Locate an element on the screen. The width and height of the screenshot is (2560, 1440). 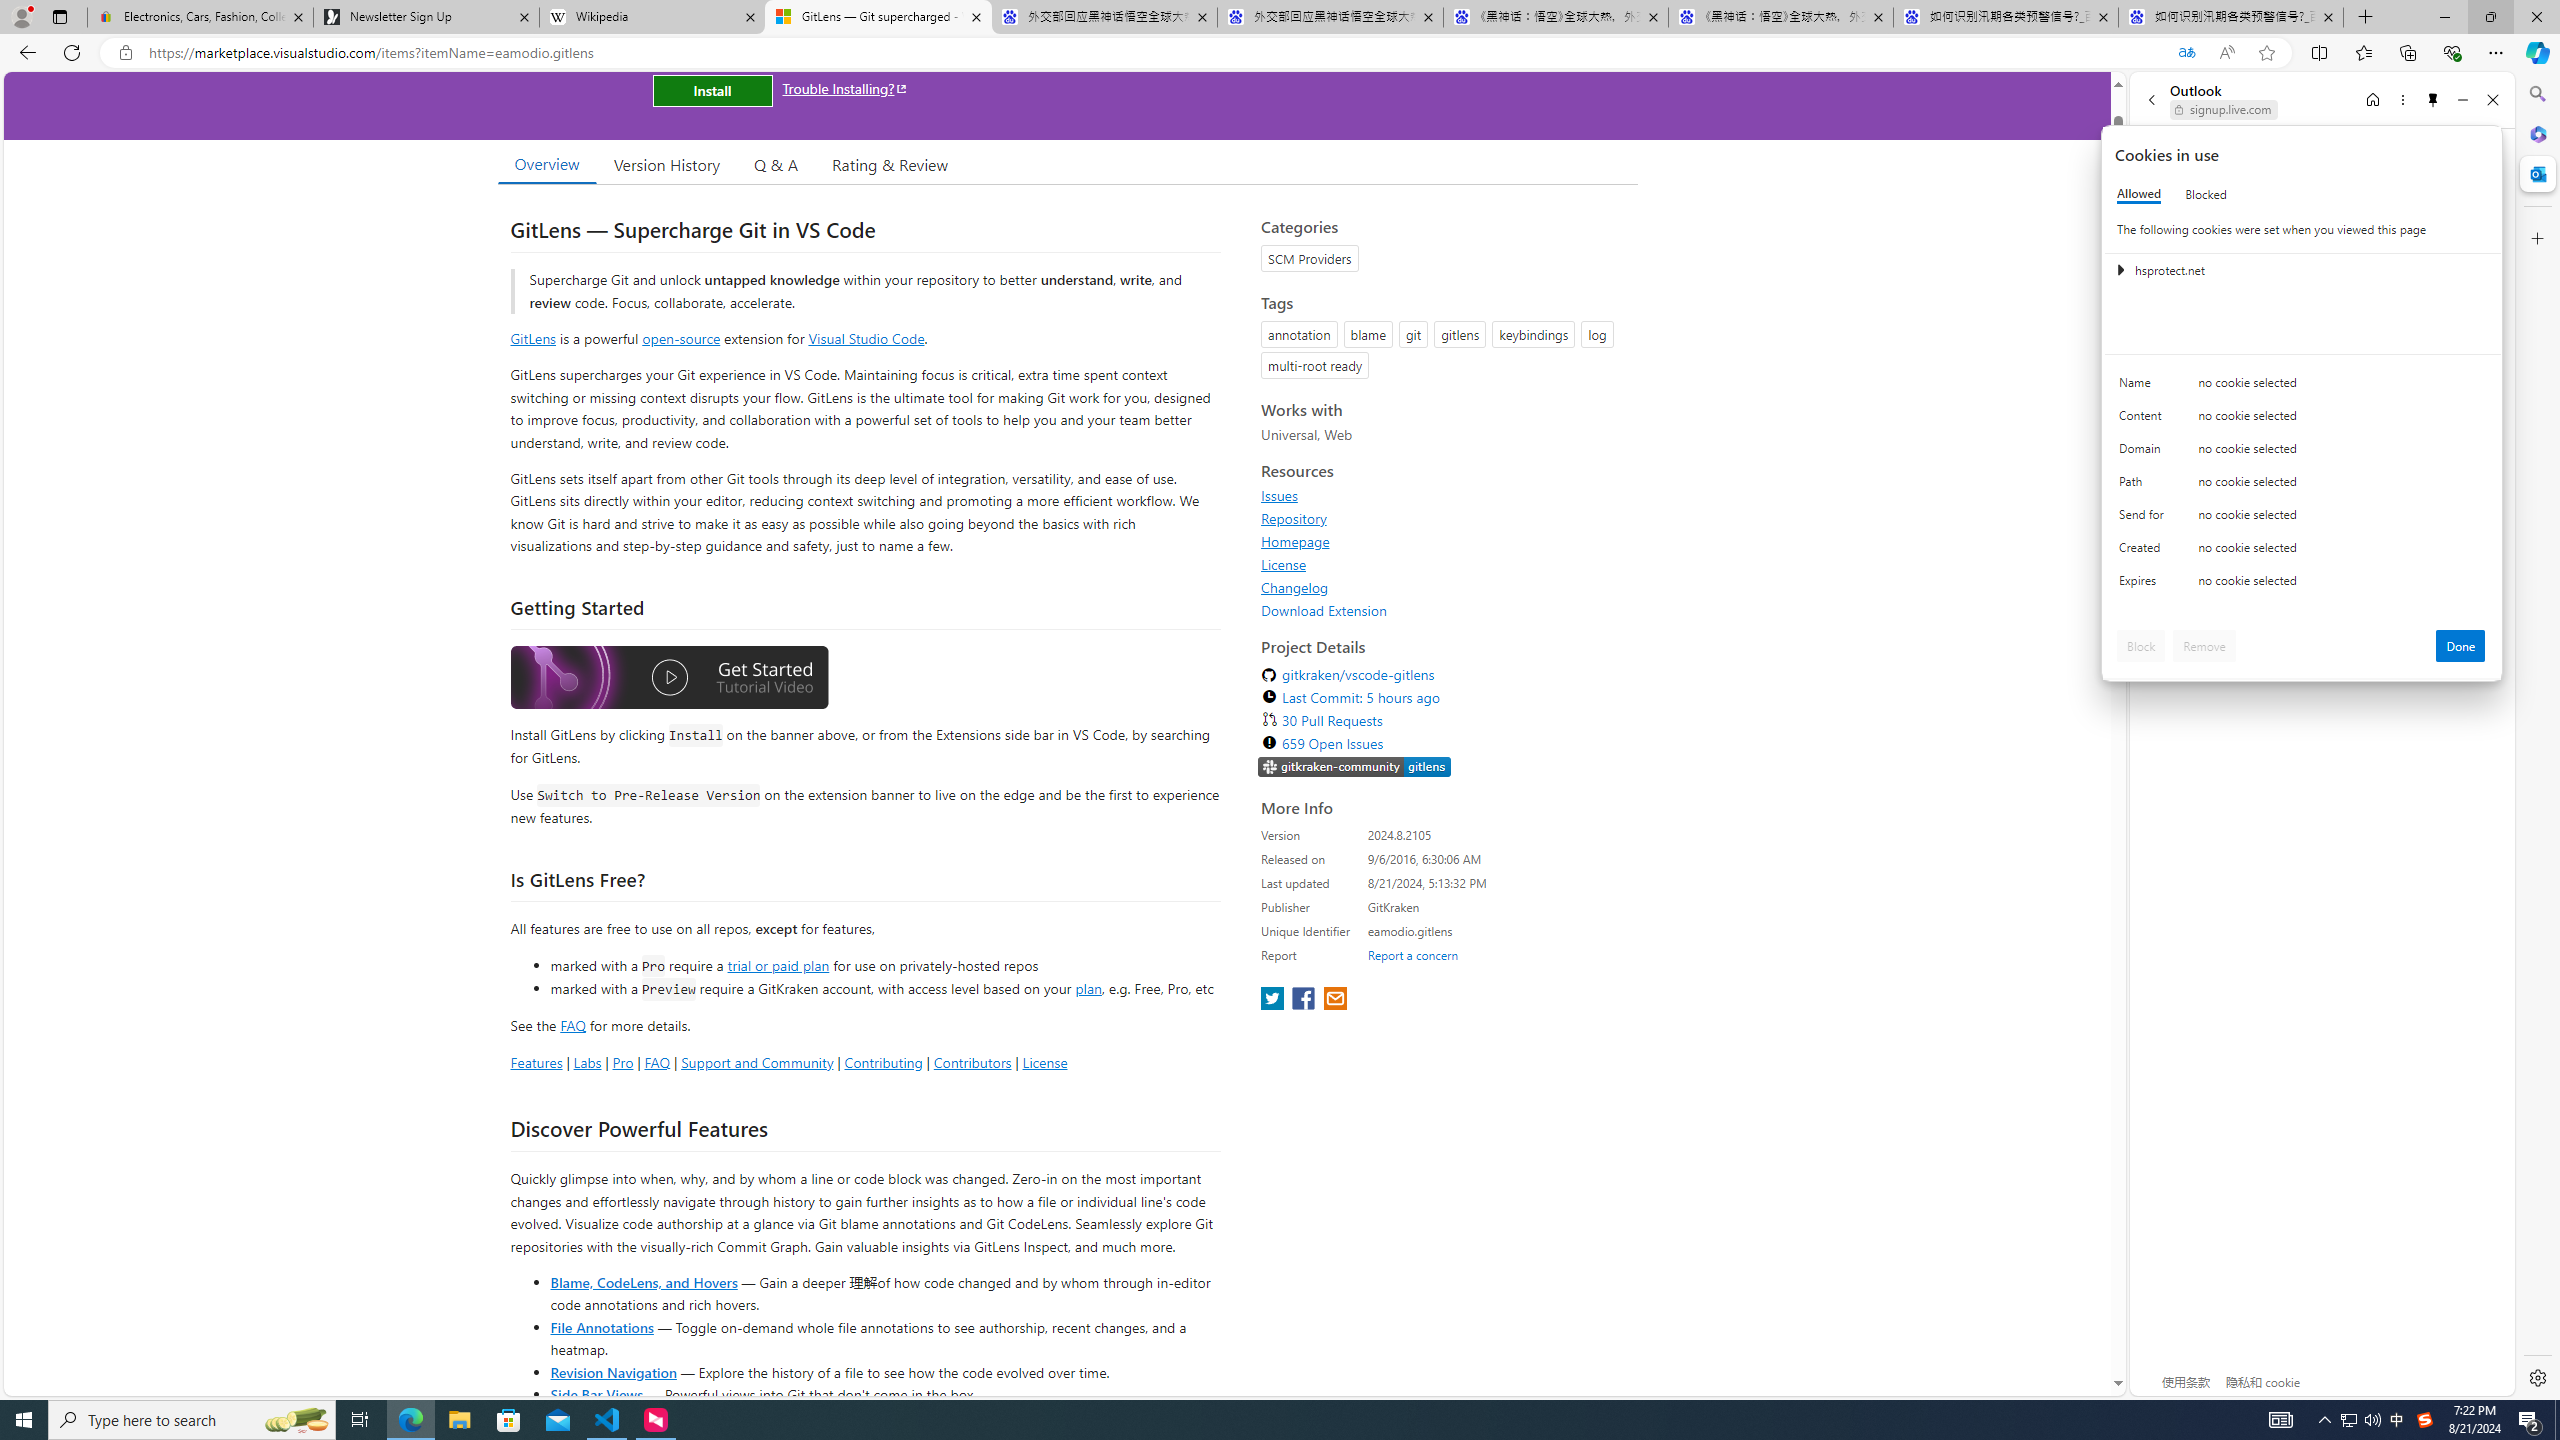
'Allowed' is located at coordinates (2137, 194).